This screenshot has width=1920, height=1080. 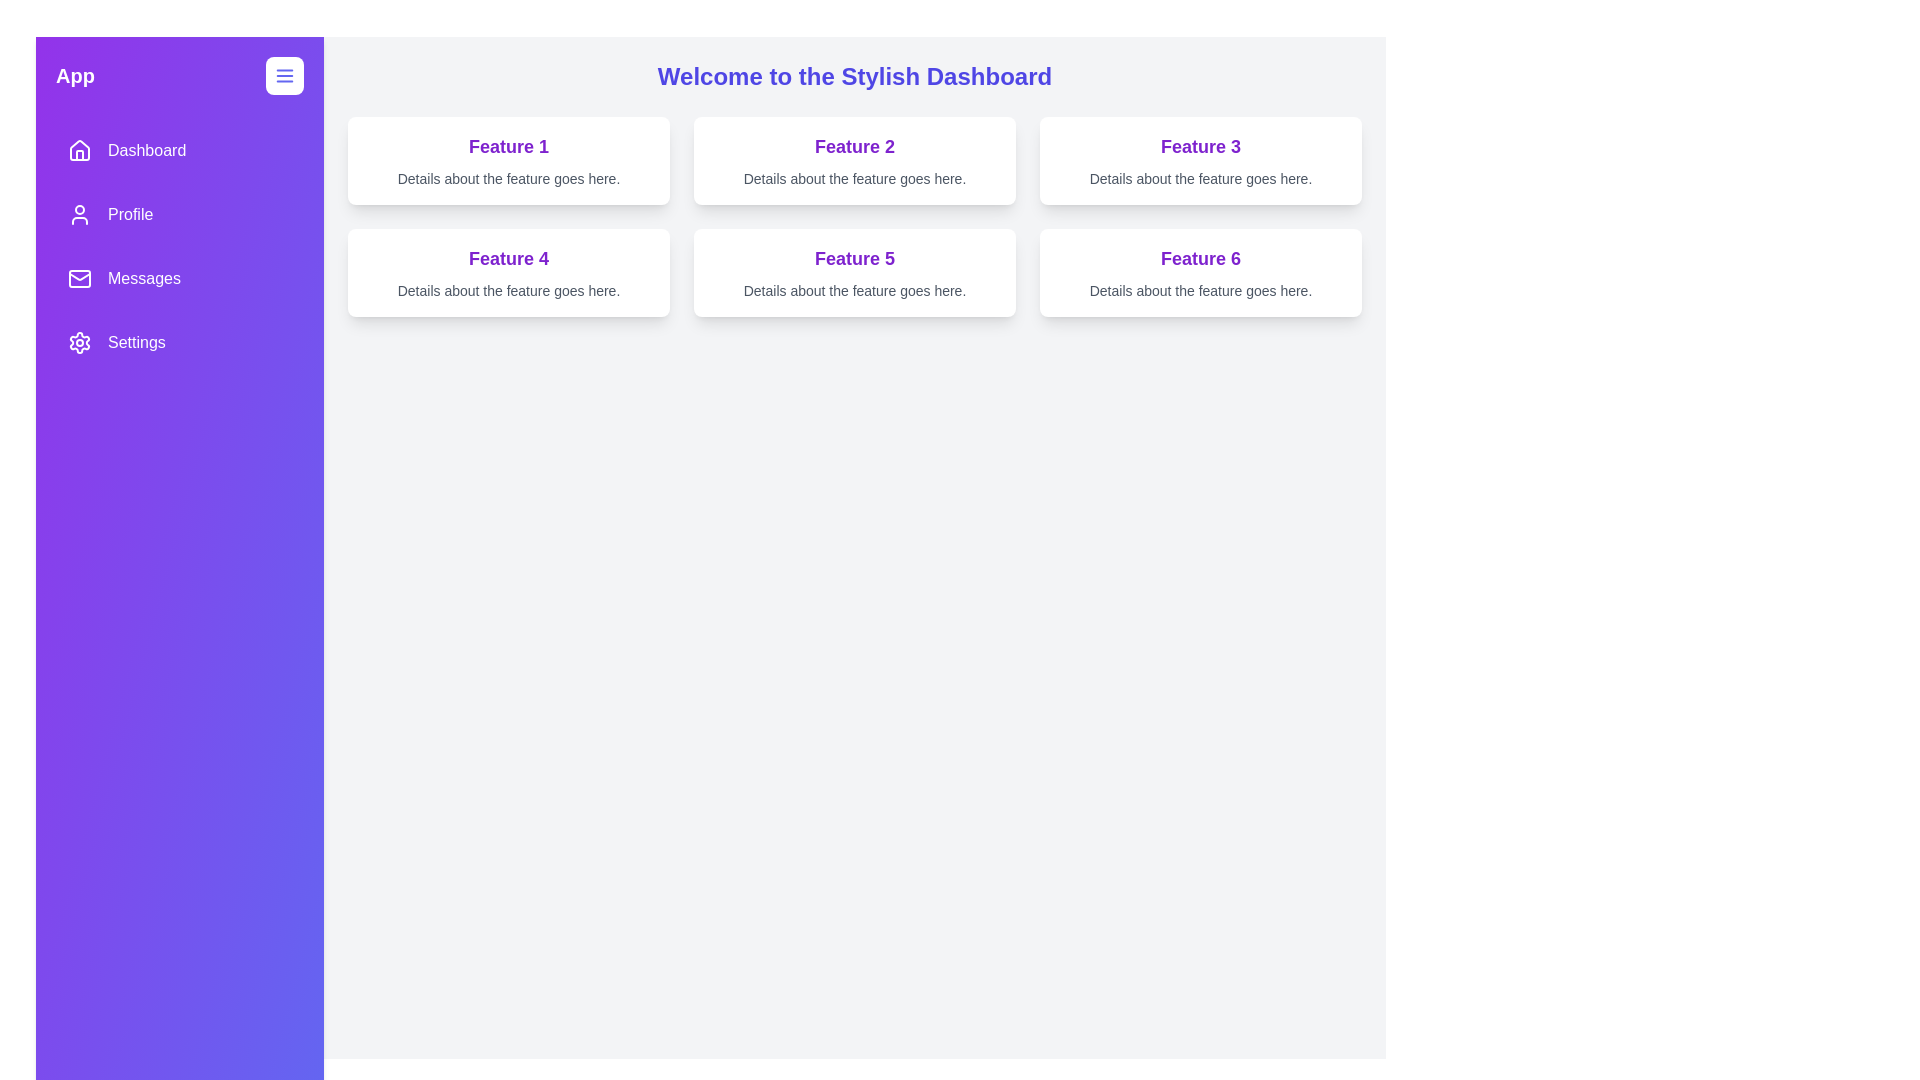 I want to click on the 'Profile' icon located in the sidebar menu, so click(x=80, y=215).